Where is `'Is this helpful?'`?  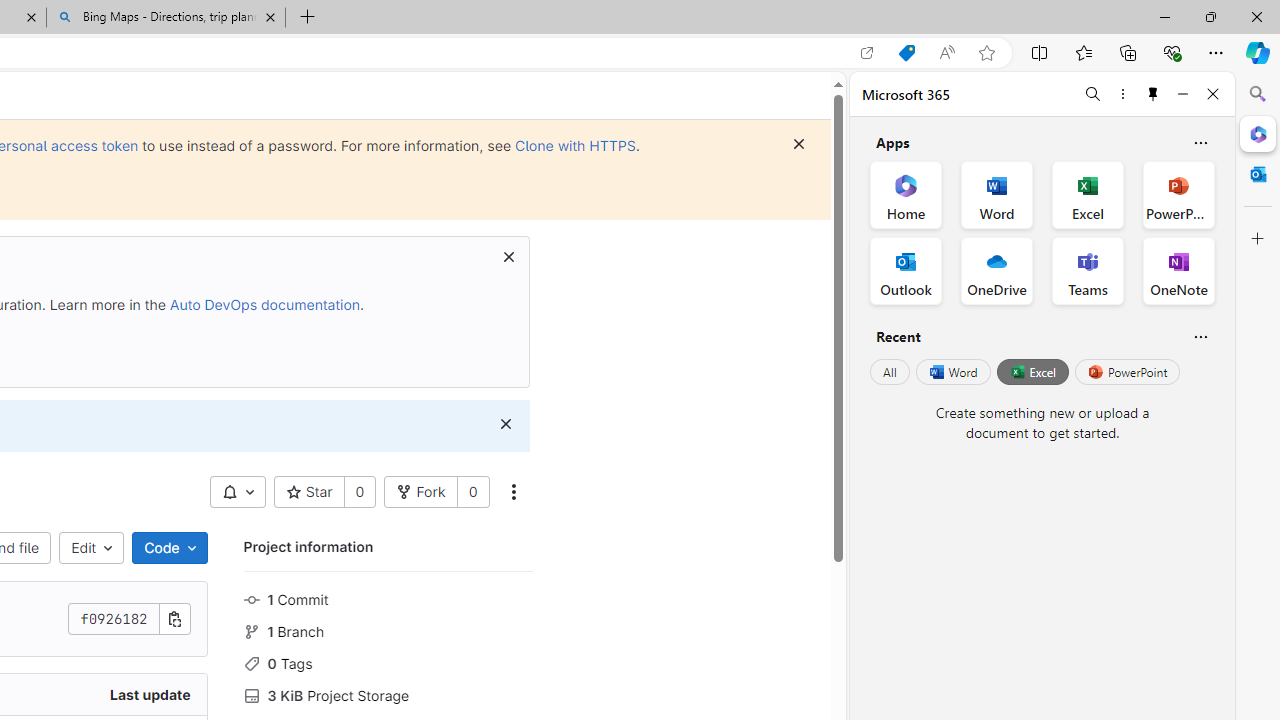
'Is this helpful?' is located at coordinates (1200, 335).